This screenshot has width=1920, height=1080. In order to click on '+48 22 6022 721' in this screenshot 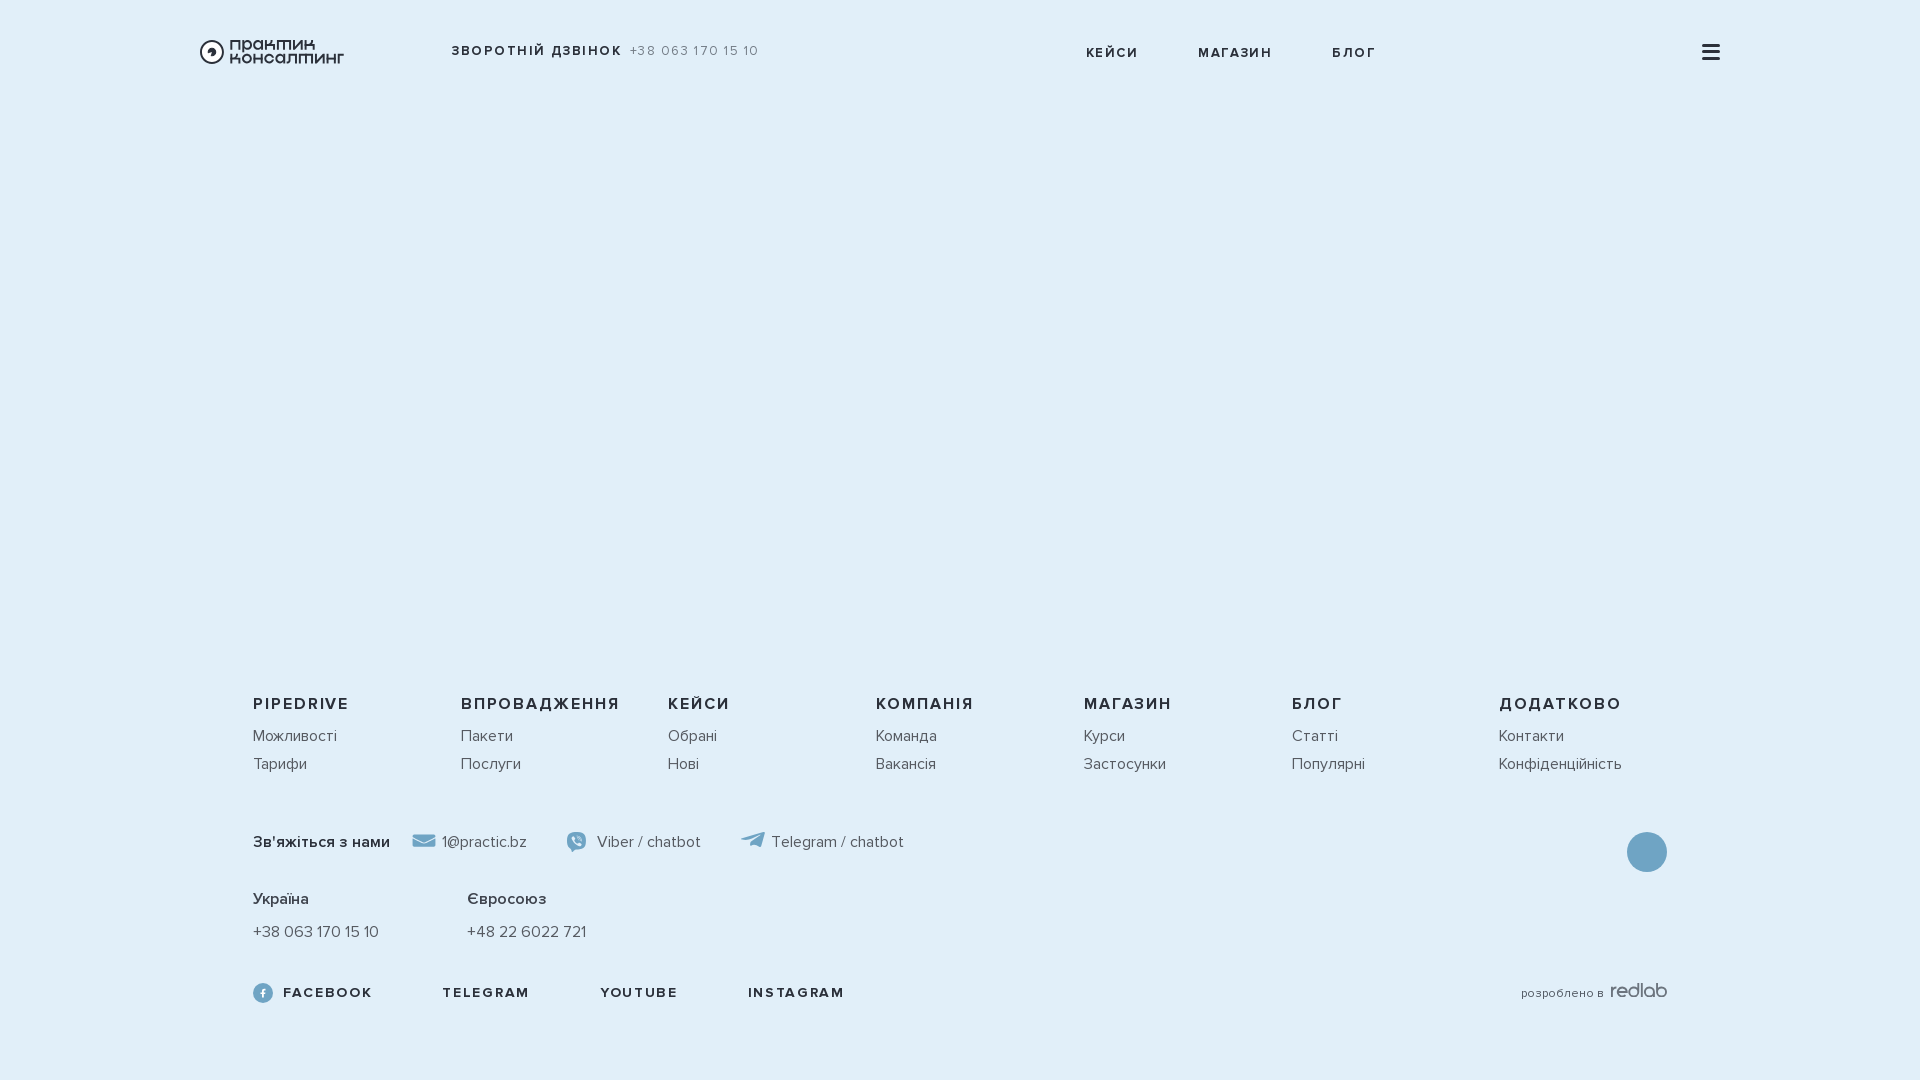, I will do `click(526, 932)`.